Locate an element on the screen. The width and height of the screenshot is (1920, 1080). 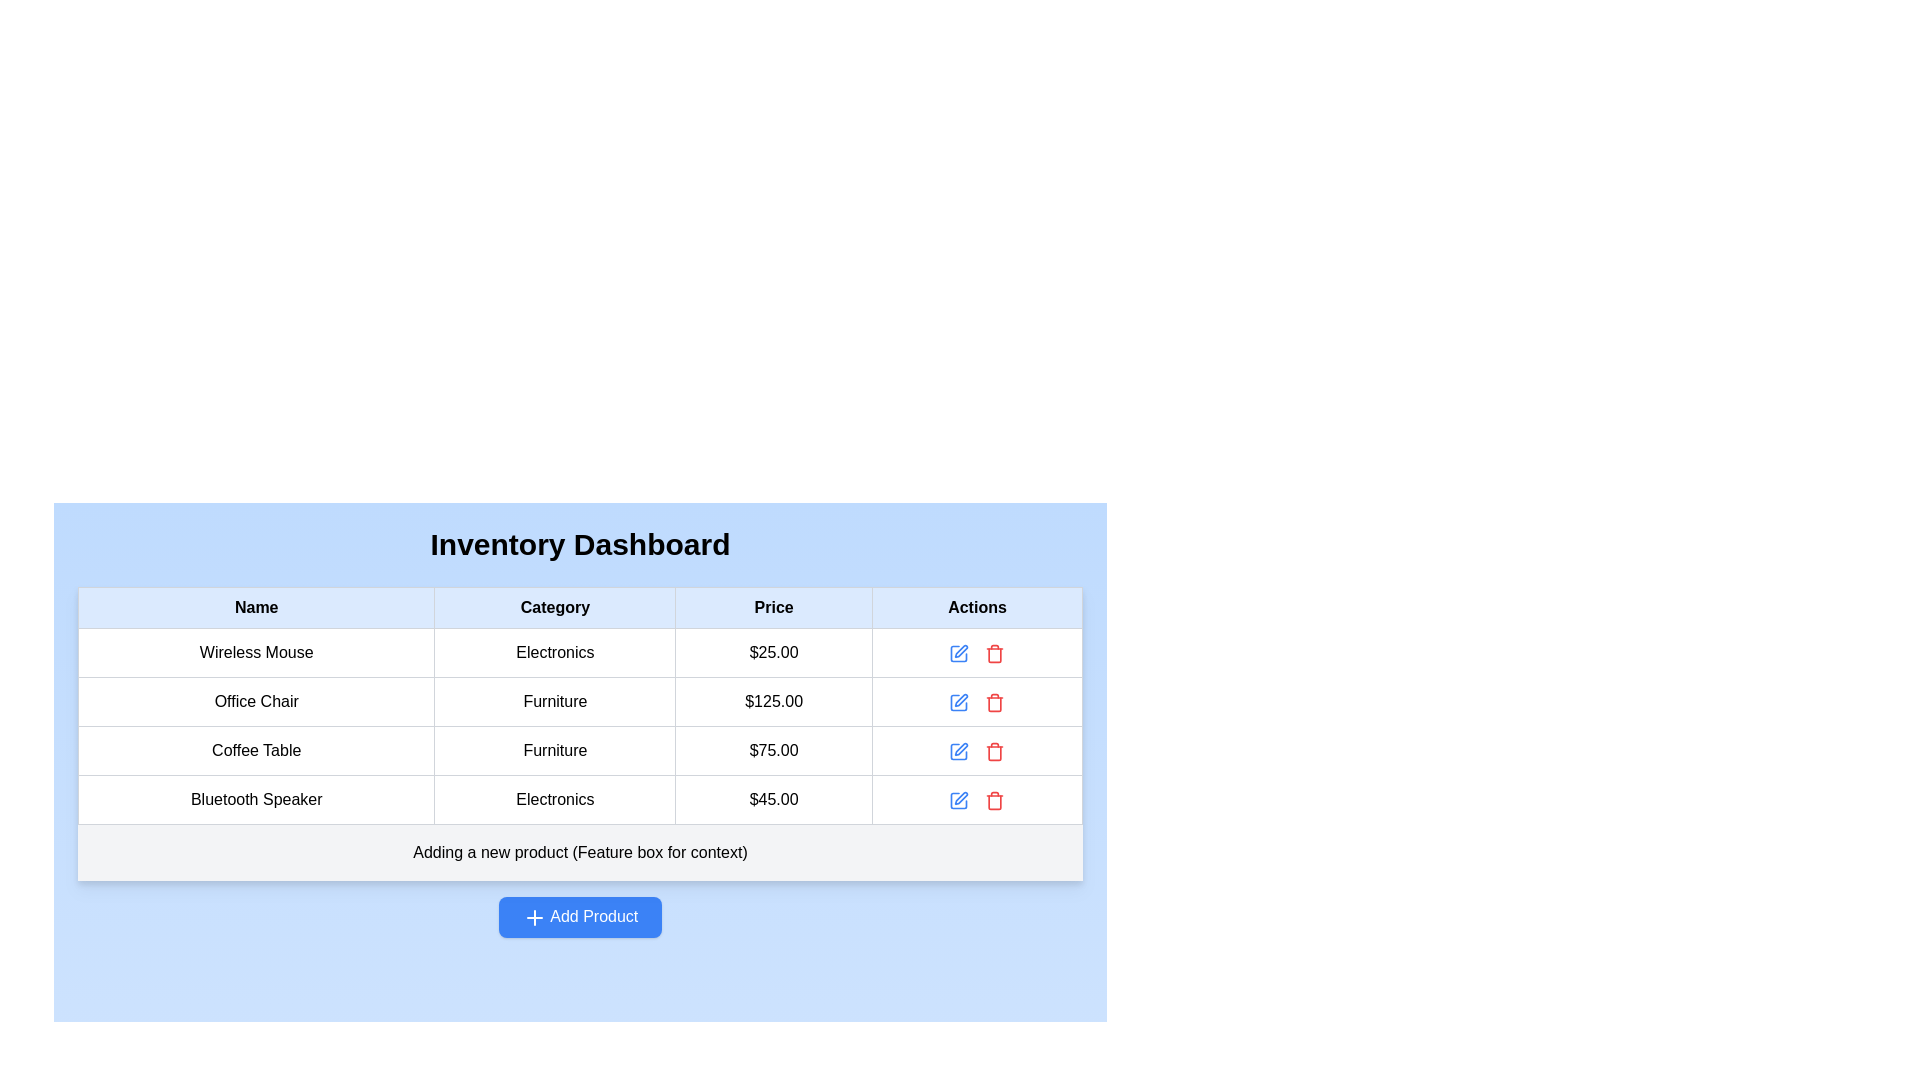
the blue pen-shaped icon button located in the 'Actions' column of the last row of the table is located at coordinates (958, 798).